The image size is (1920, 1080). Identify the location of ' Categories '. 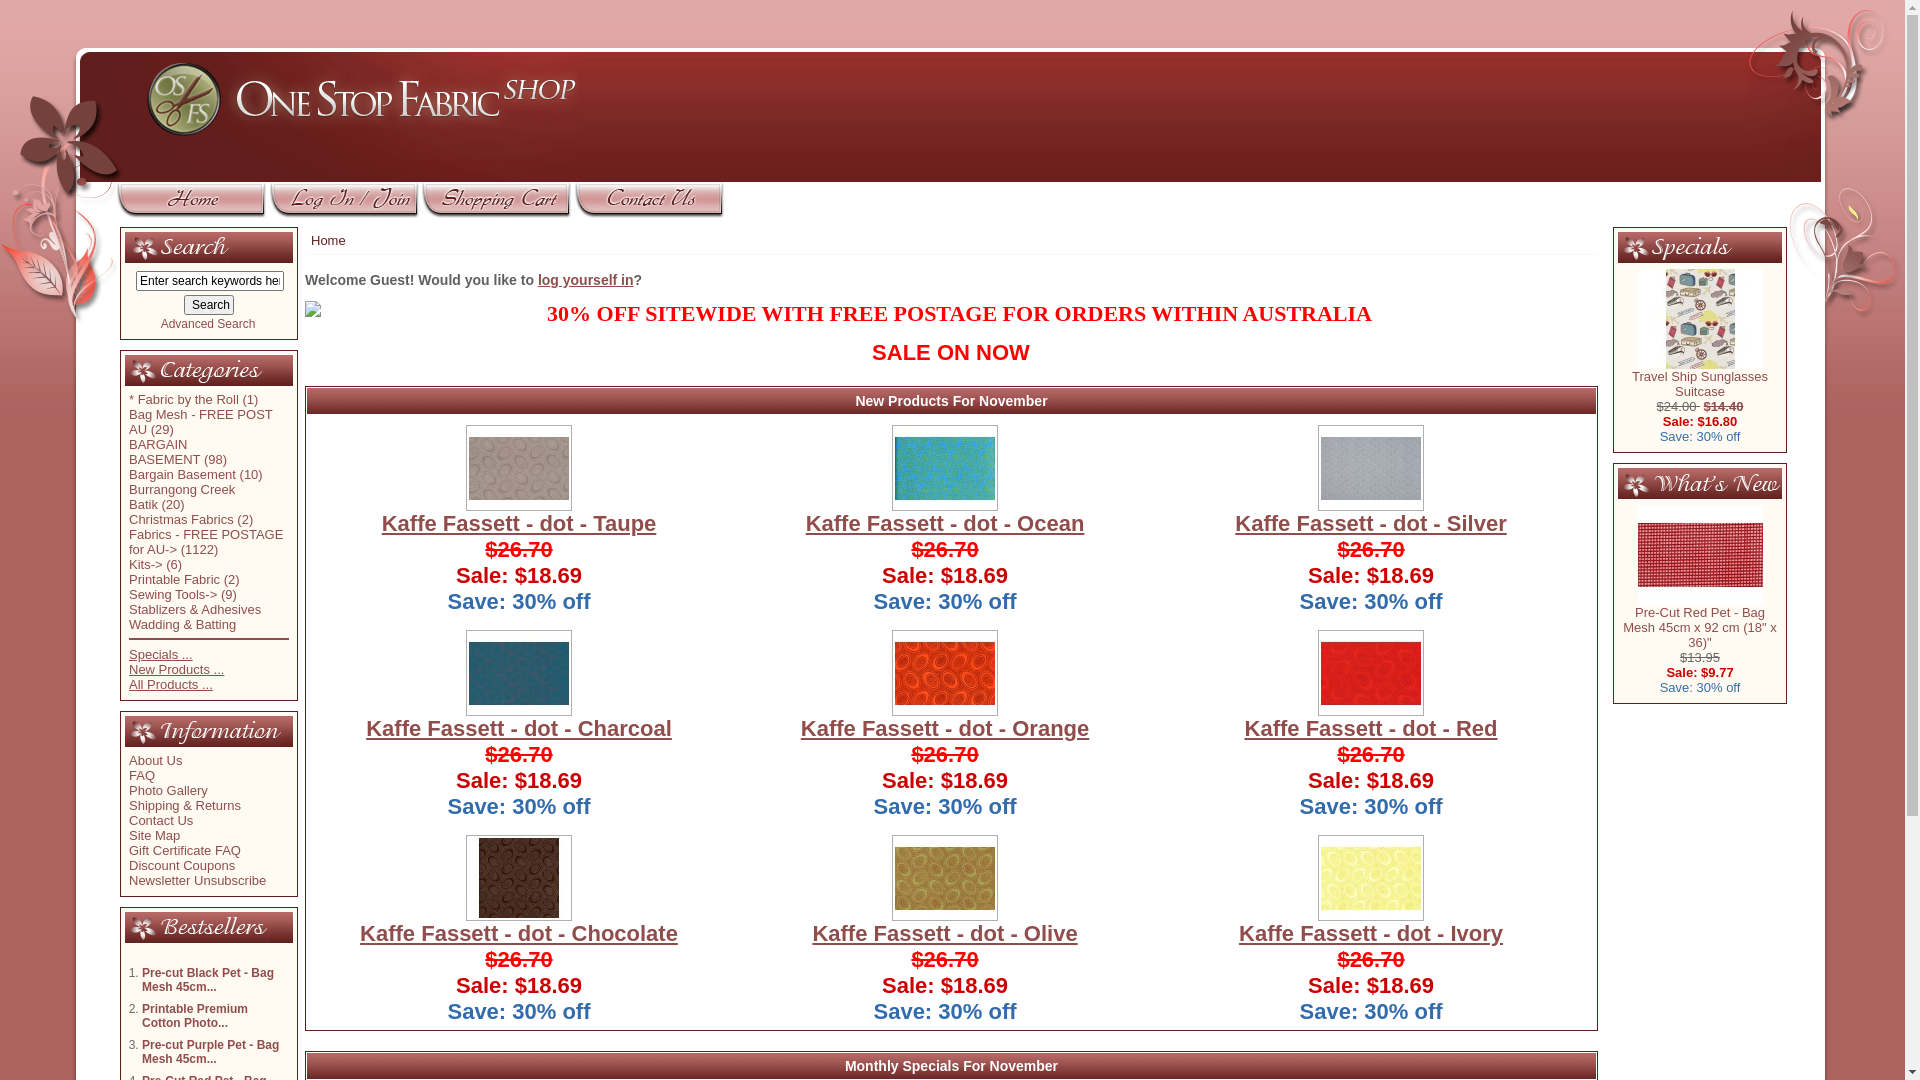
(194, 370).